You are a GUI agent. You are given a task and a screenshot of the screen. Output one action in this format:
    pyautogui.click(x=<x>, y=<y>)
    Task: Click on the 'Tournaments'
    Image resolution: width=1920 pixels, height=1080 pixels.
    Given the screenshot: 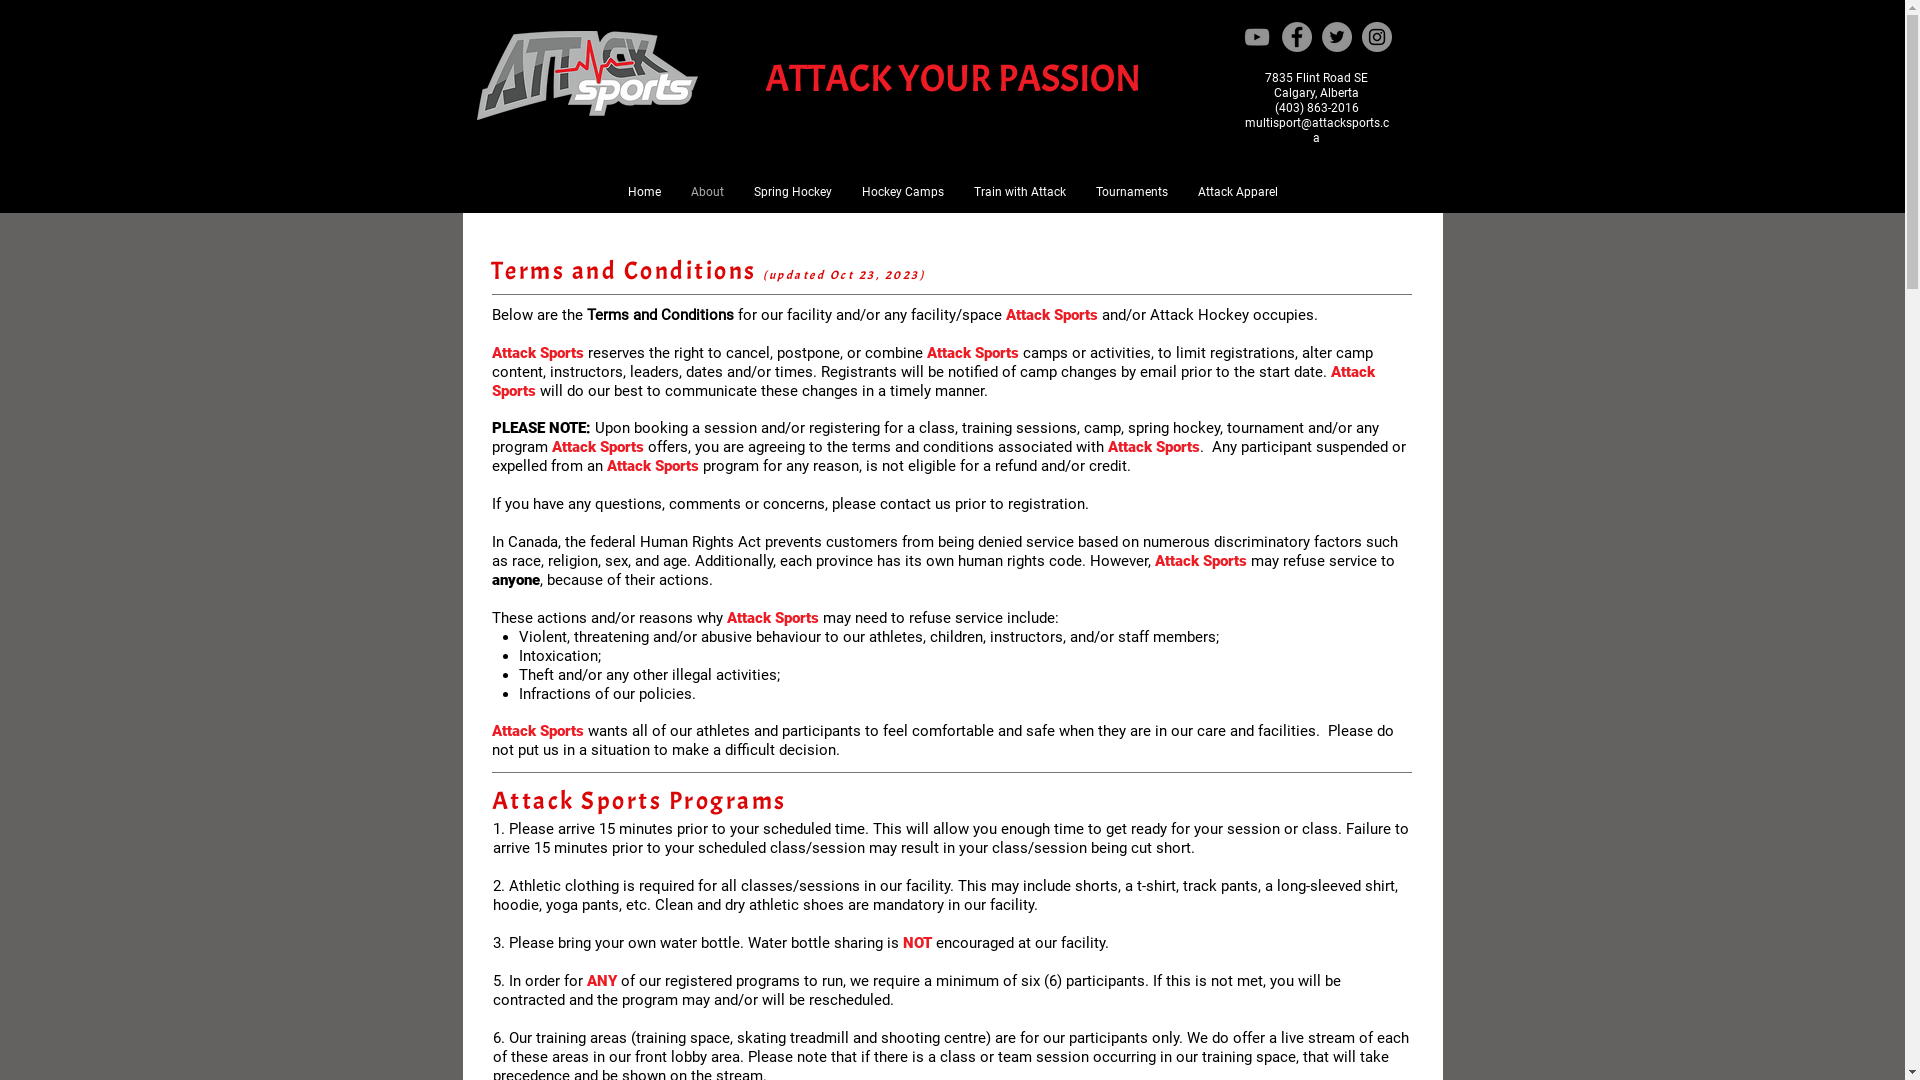 What is the action you would take?
    pyautogui.click(x=1131, y=192)
    